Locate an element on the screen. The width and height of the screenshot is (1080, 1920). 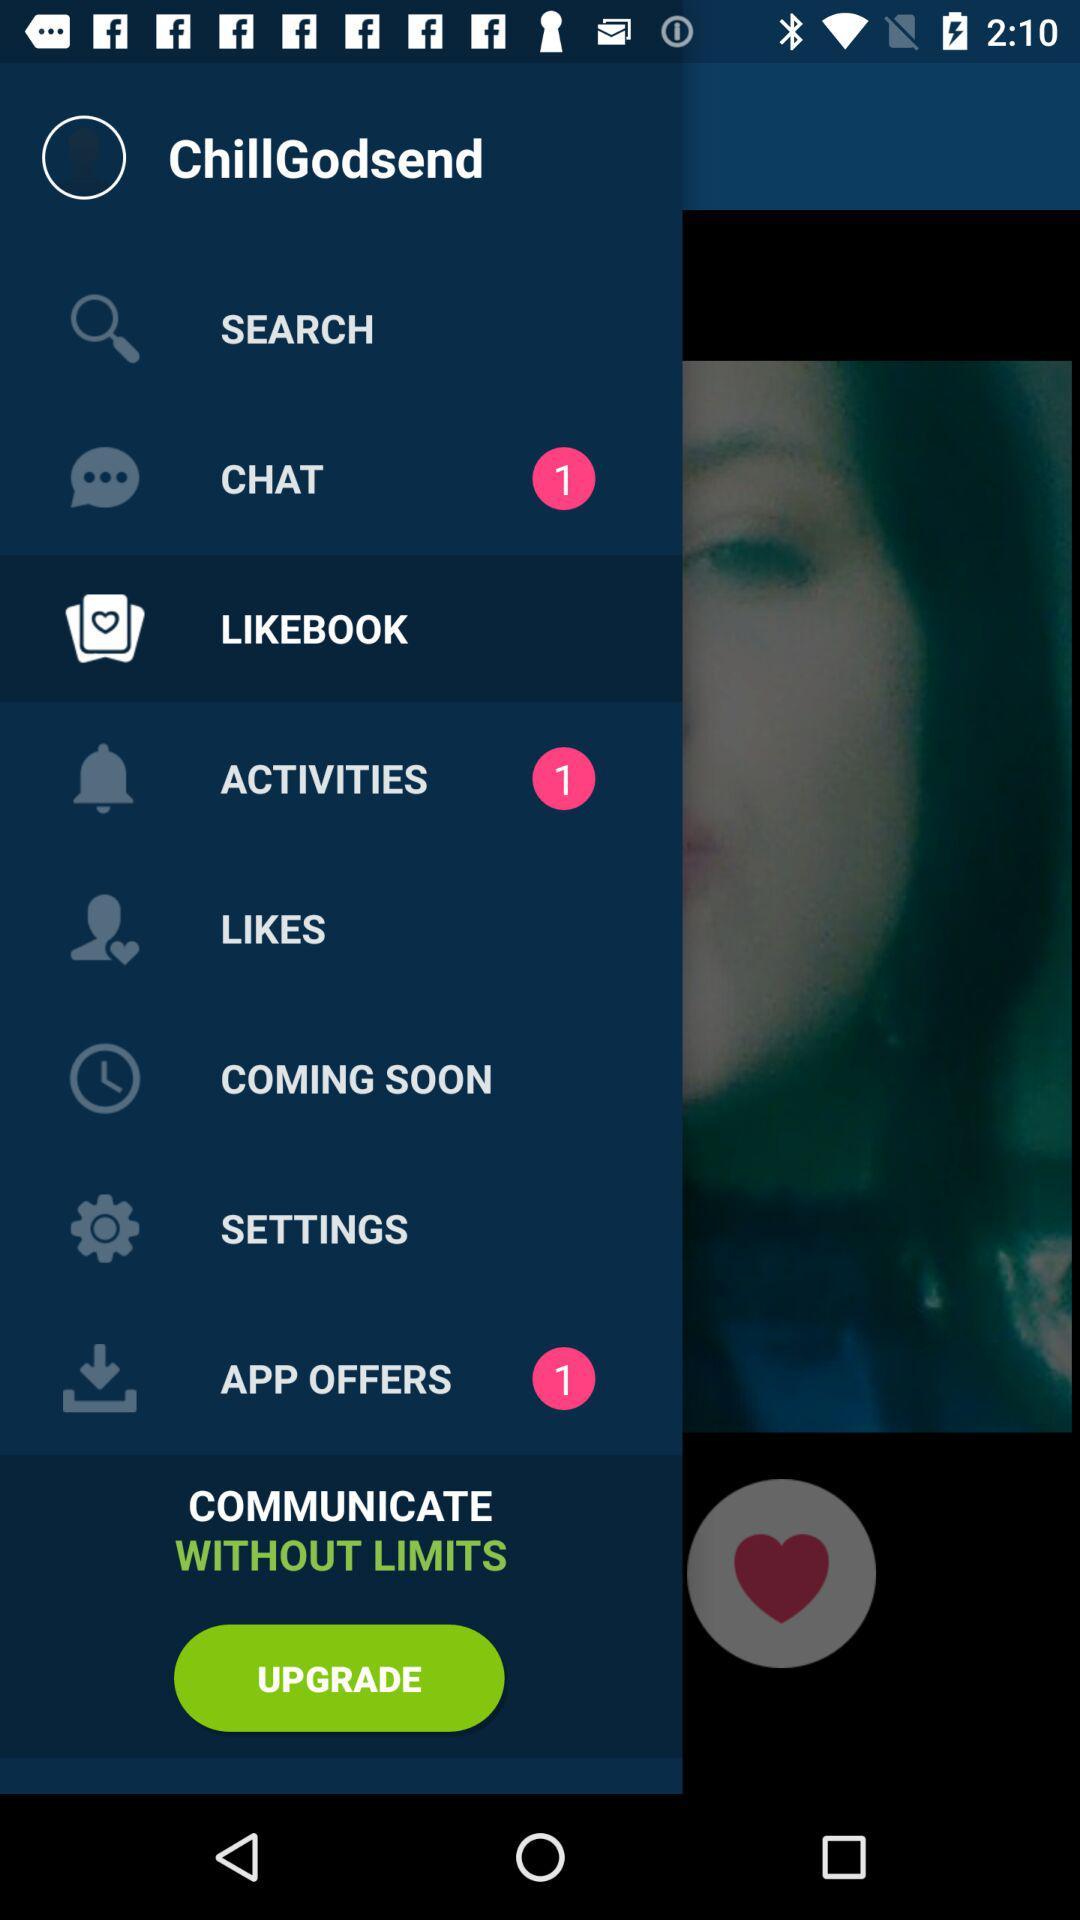
the like button below image is located at coordinates (780, 1572).